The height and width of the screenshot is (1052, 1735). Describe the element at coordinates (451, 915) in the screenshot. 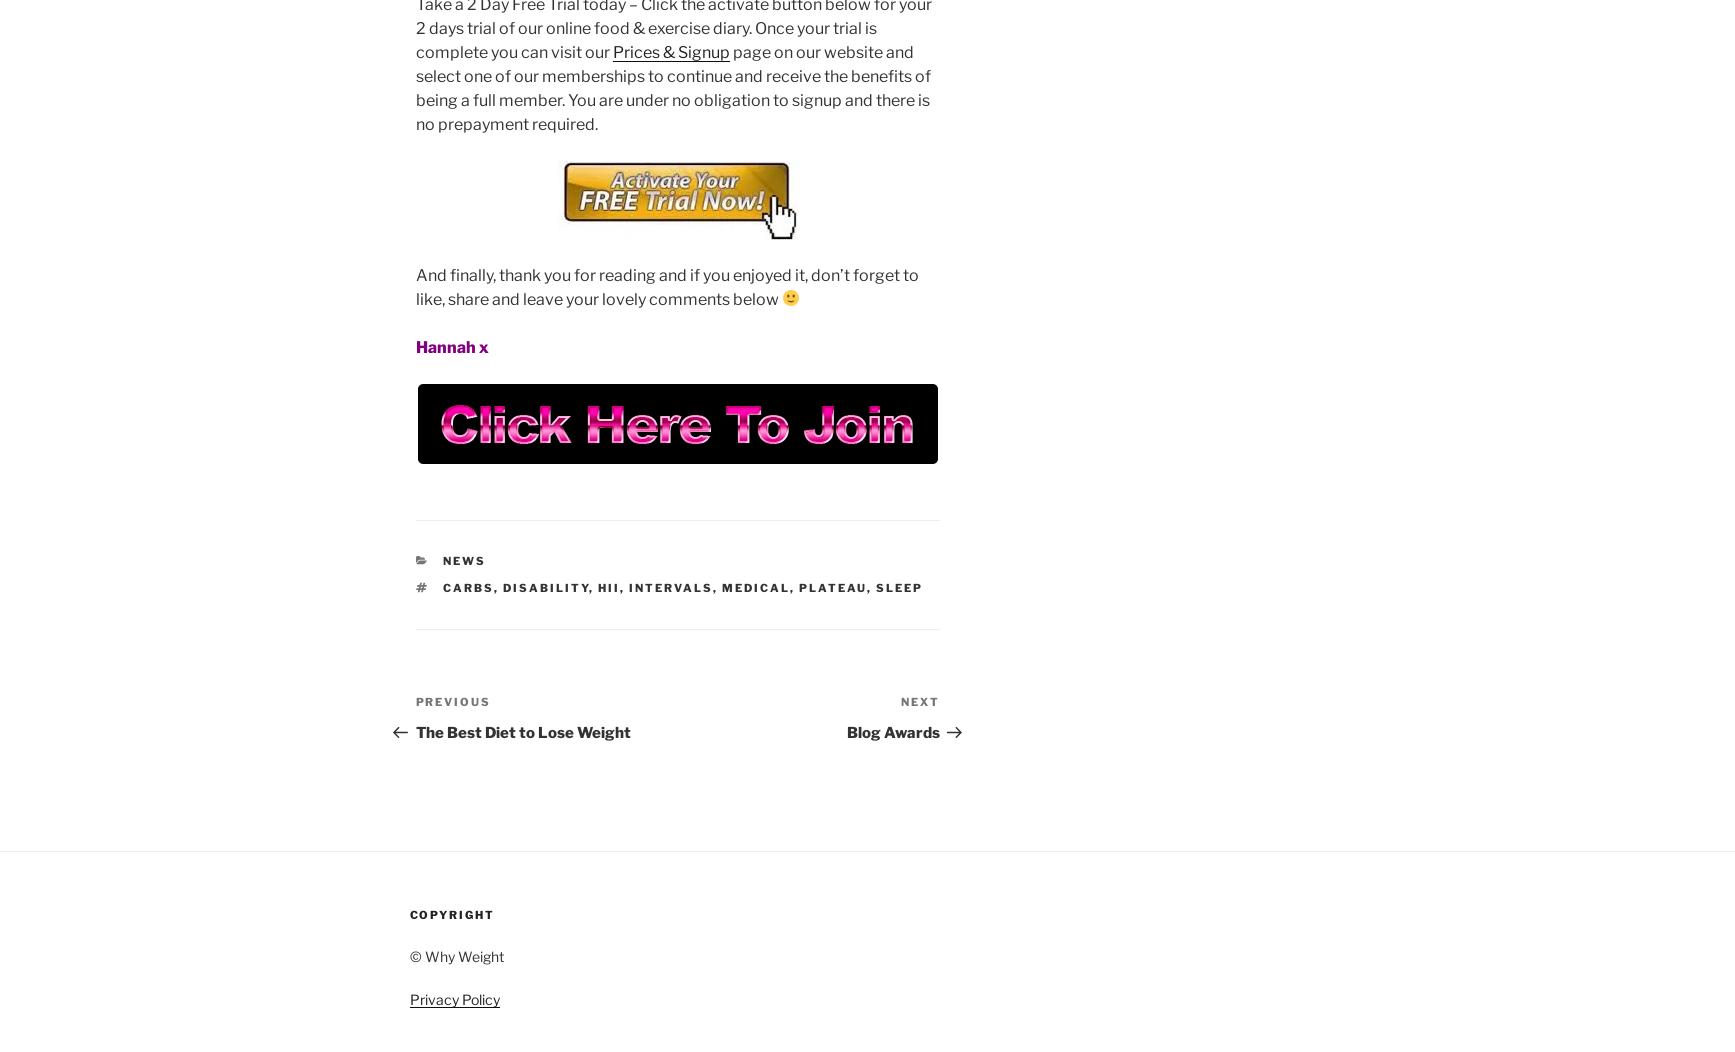

I see `'copyright'` at that location.